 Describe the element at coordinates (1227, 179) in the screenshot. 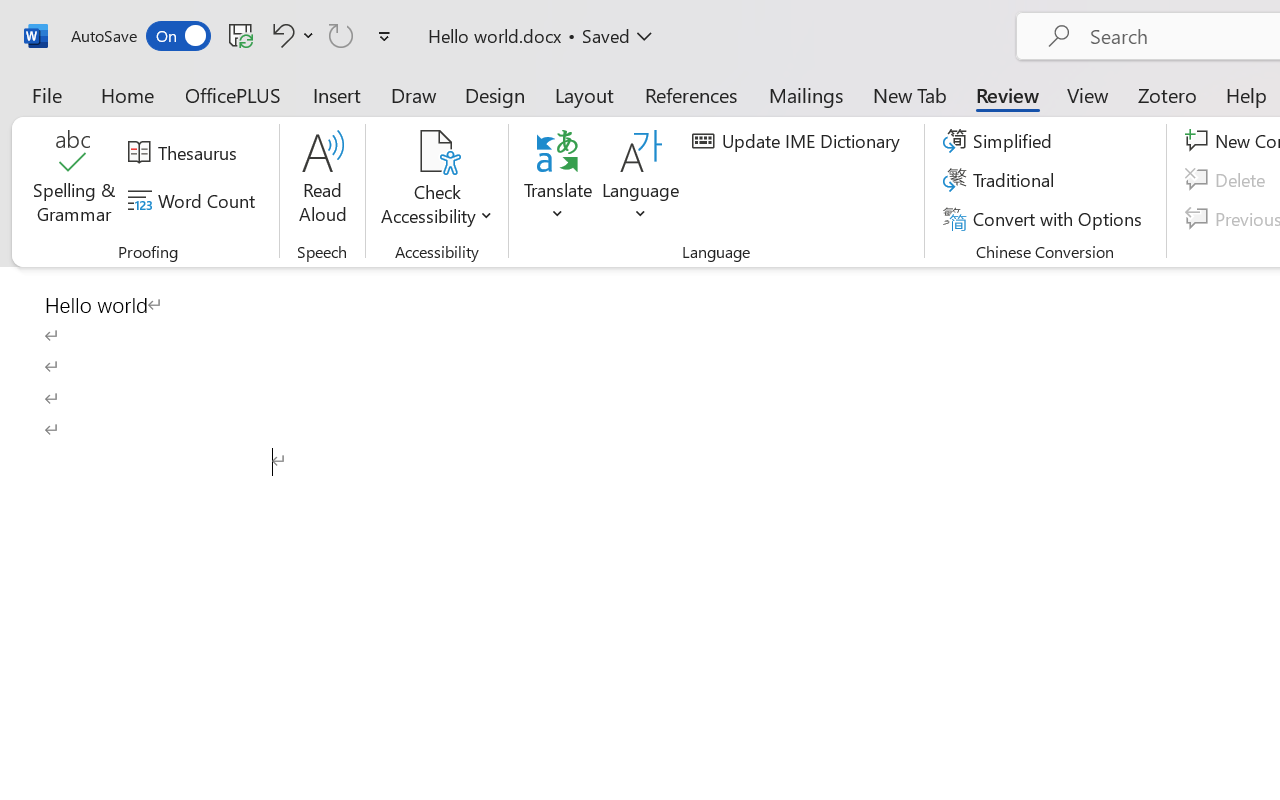

I see `'Delete'` at that location.